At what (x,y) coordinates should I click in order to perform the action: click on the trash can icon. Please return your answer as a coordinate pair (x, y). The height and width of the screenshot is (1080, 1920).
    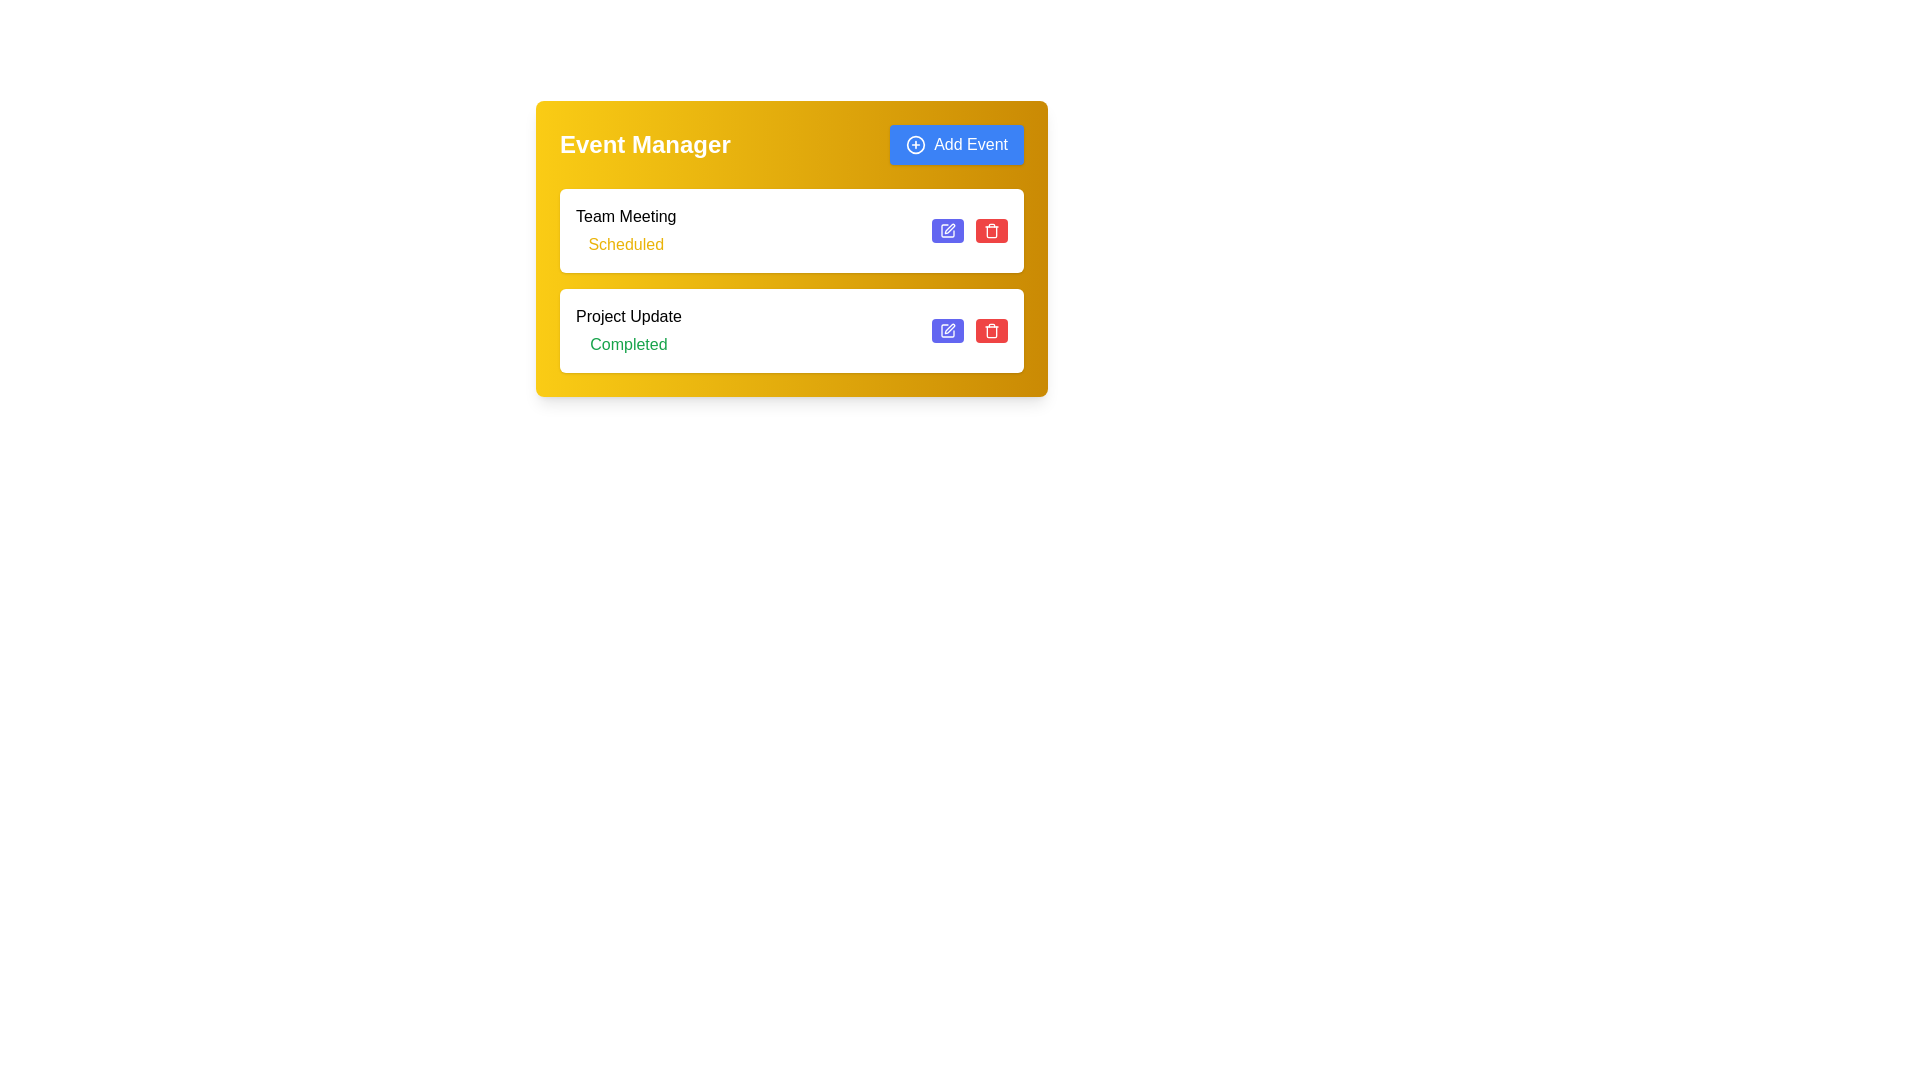
    Looking at the image, I should click on (992, 330).